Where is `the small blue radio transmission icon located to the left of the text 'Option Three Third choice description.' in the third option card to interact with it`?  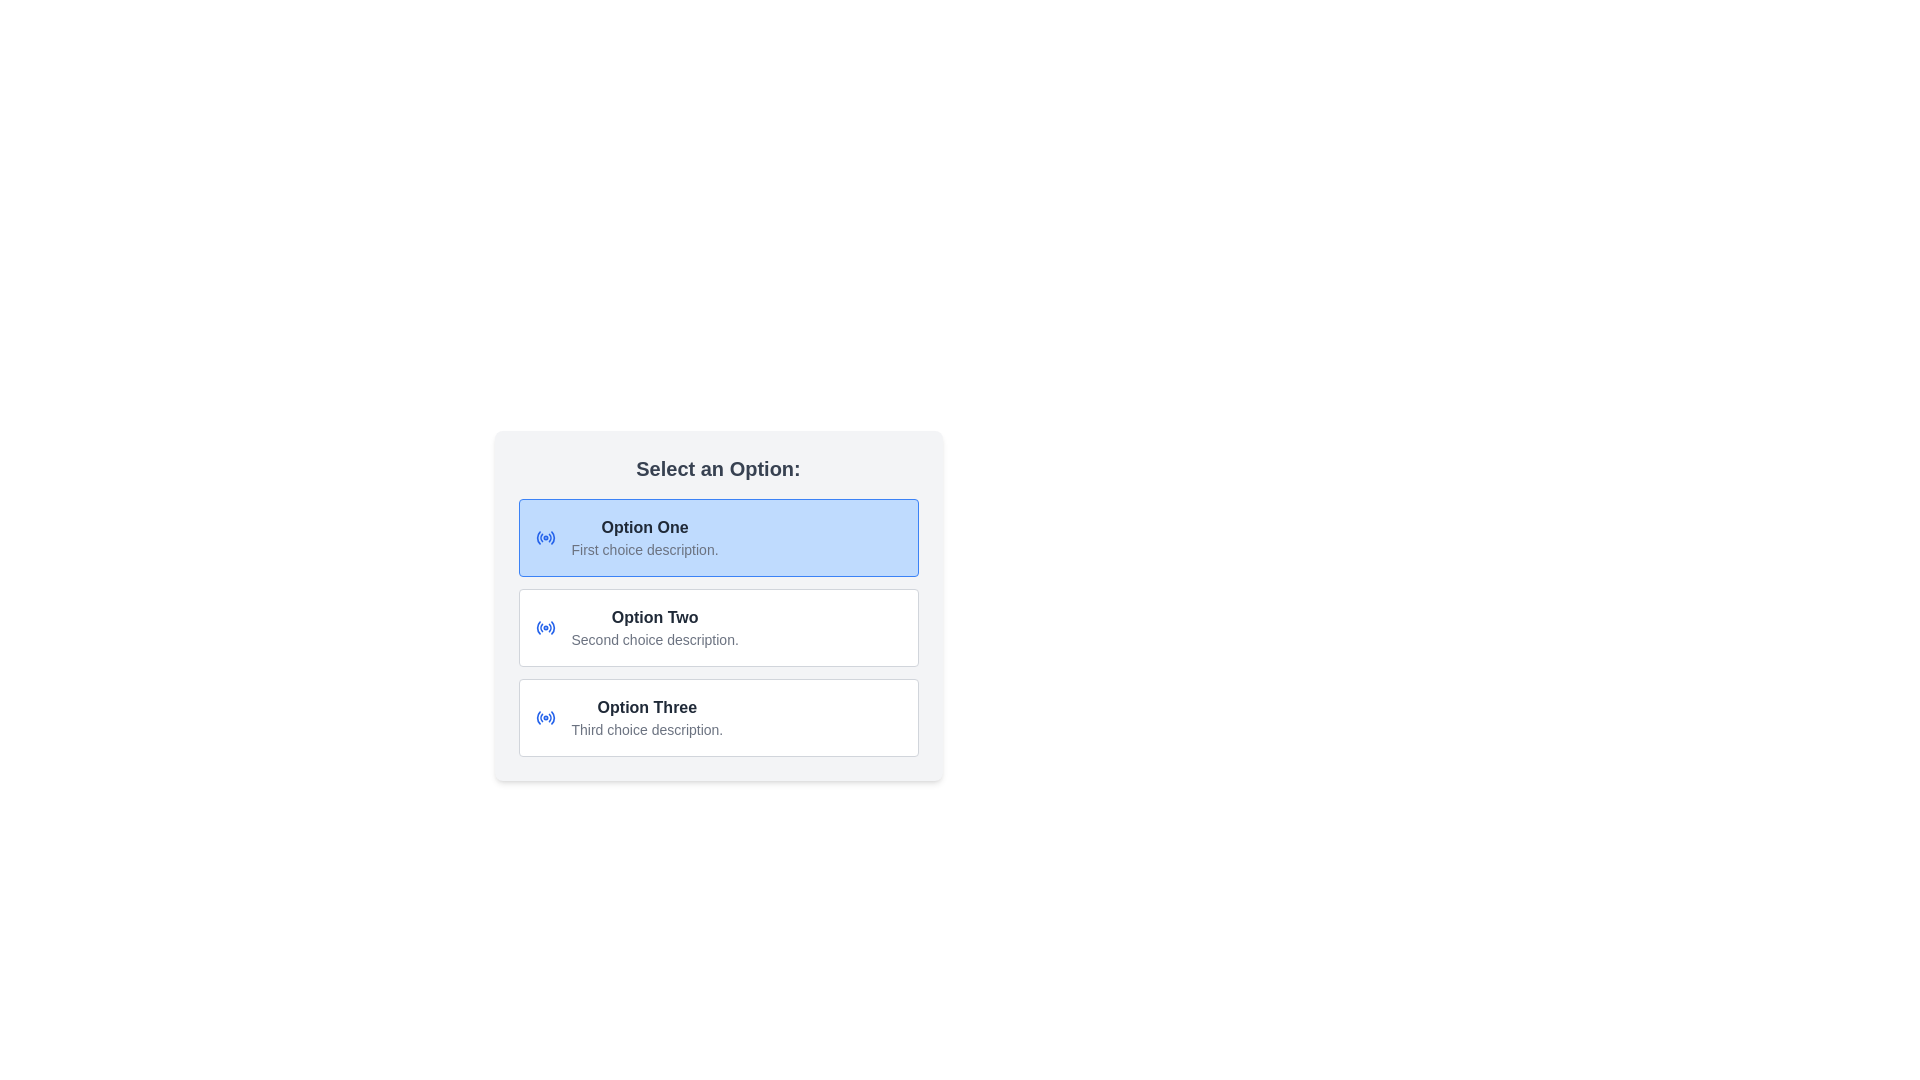
the small blue radio transmission icon located to the left of the text 'Option Three Third choice description.' in the third option card to interact with it is located at coordinates (545, 716).